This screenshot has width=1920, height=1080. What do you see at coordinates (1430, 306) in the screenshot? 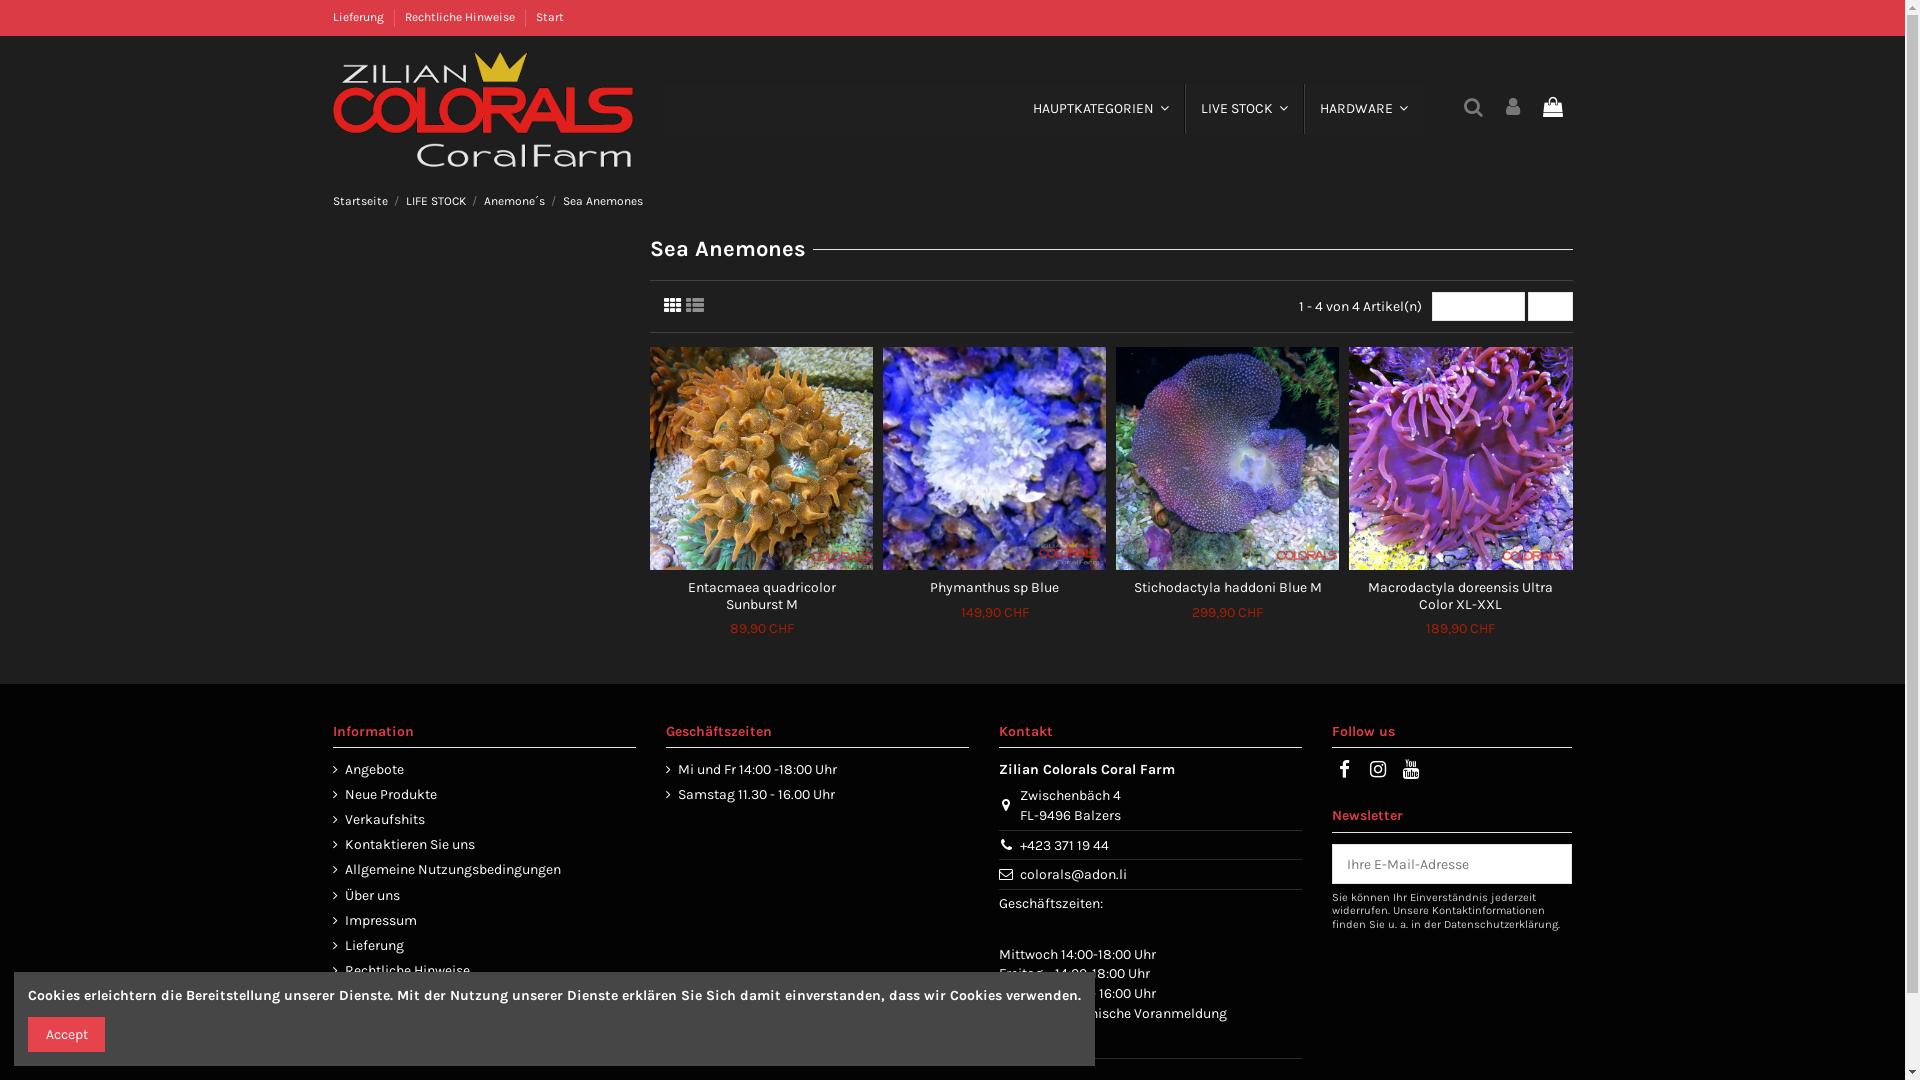
I see `'Relevanz'` at bounding box center [1430, 306].